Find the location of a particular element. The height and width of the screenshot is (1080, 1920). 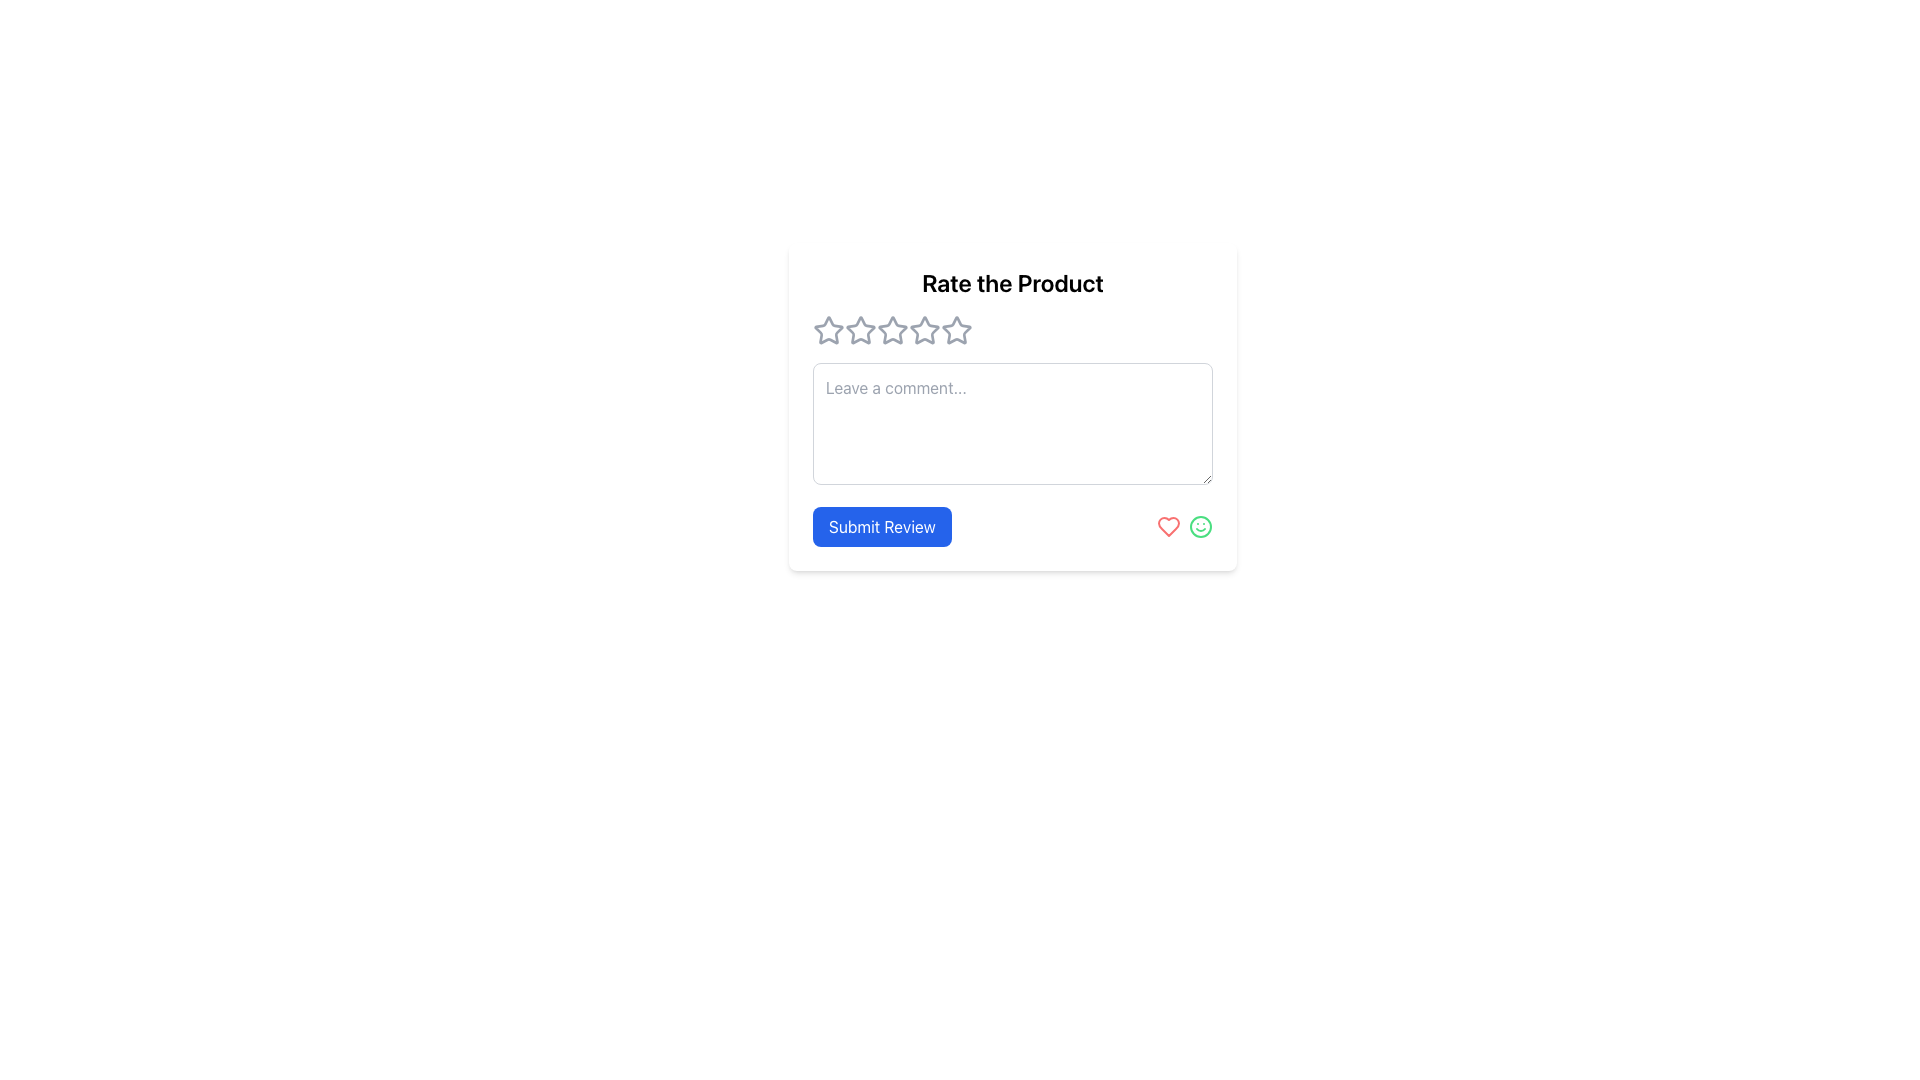

the second star icon used for rating to set the rating to 2 is located at coordinates (891, 329).